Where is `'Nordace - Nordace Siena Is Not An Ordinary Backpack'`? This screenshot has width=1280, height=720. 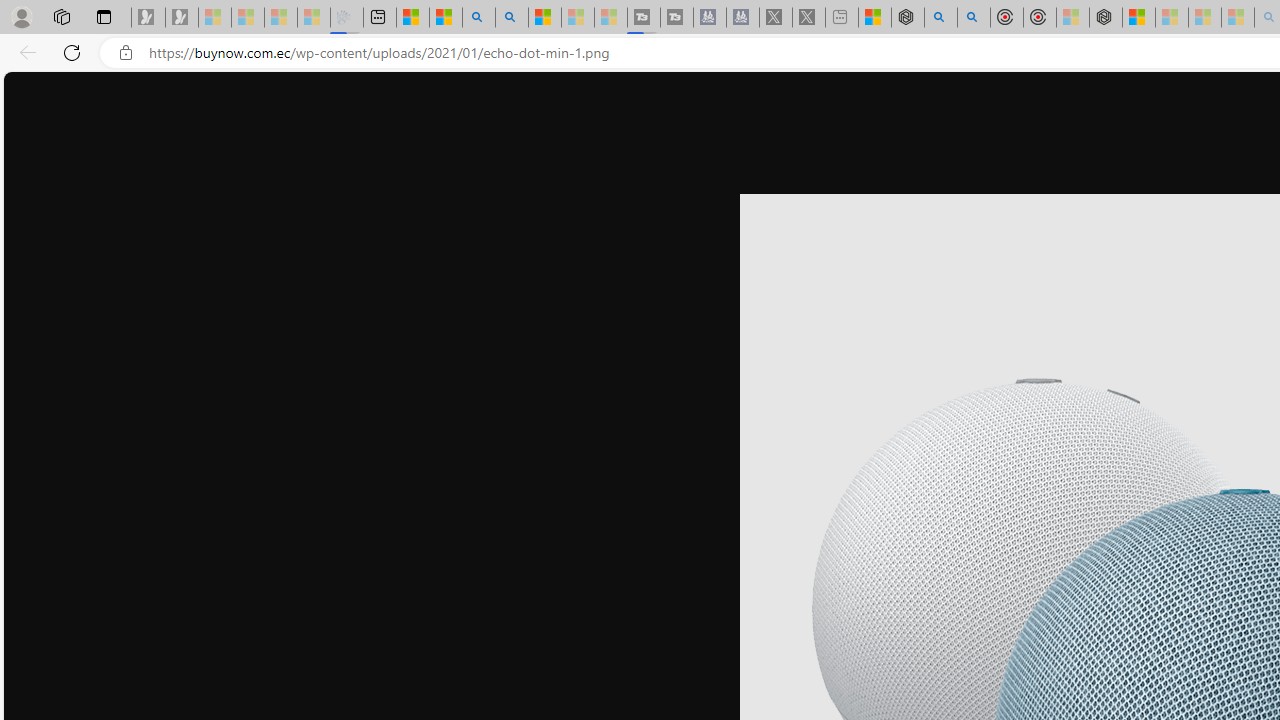
'Nordace - Nordace Siena Is Not An Ordinary Backpack' is located at coordinates (1105, 17).